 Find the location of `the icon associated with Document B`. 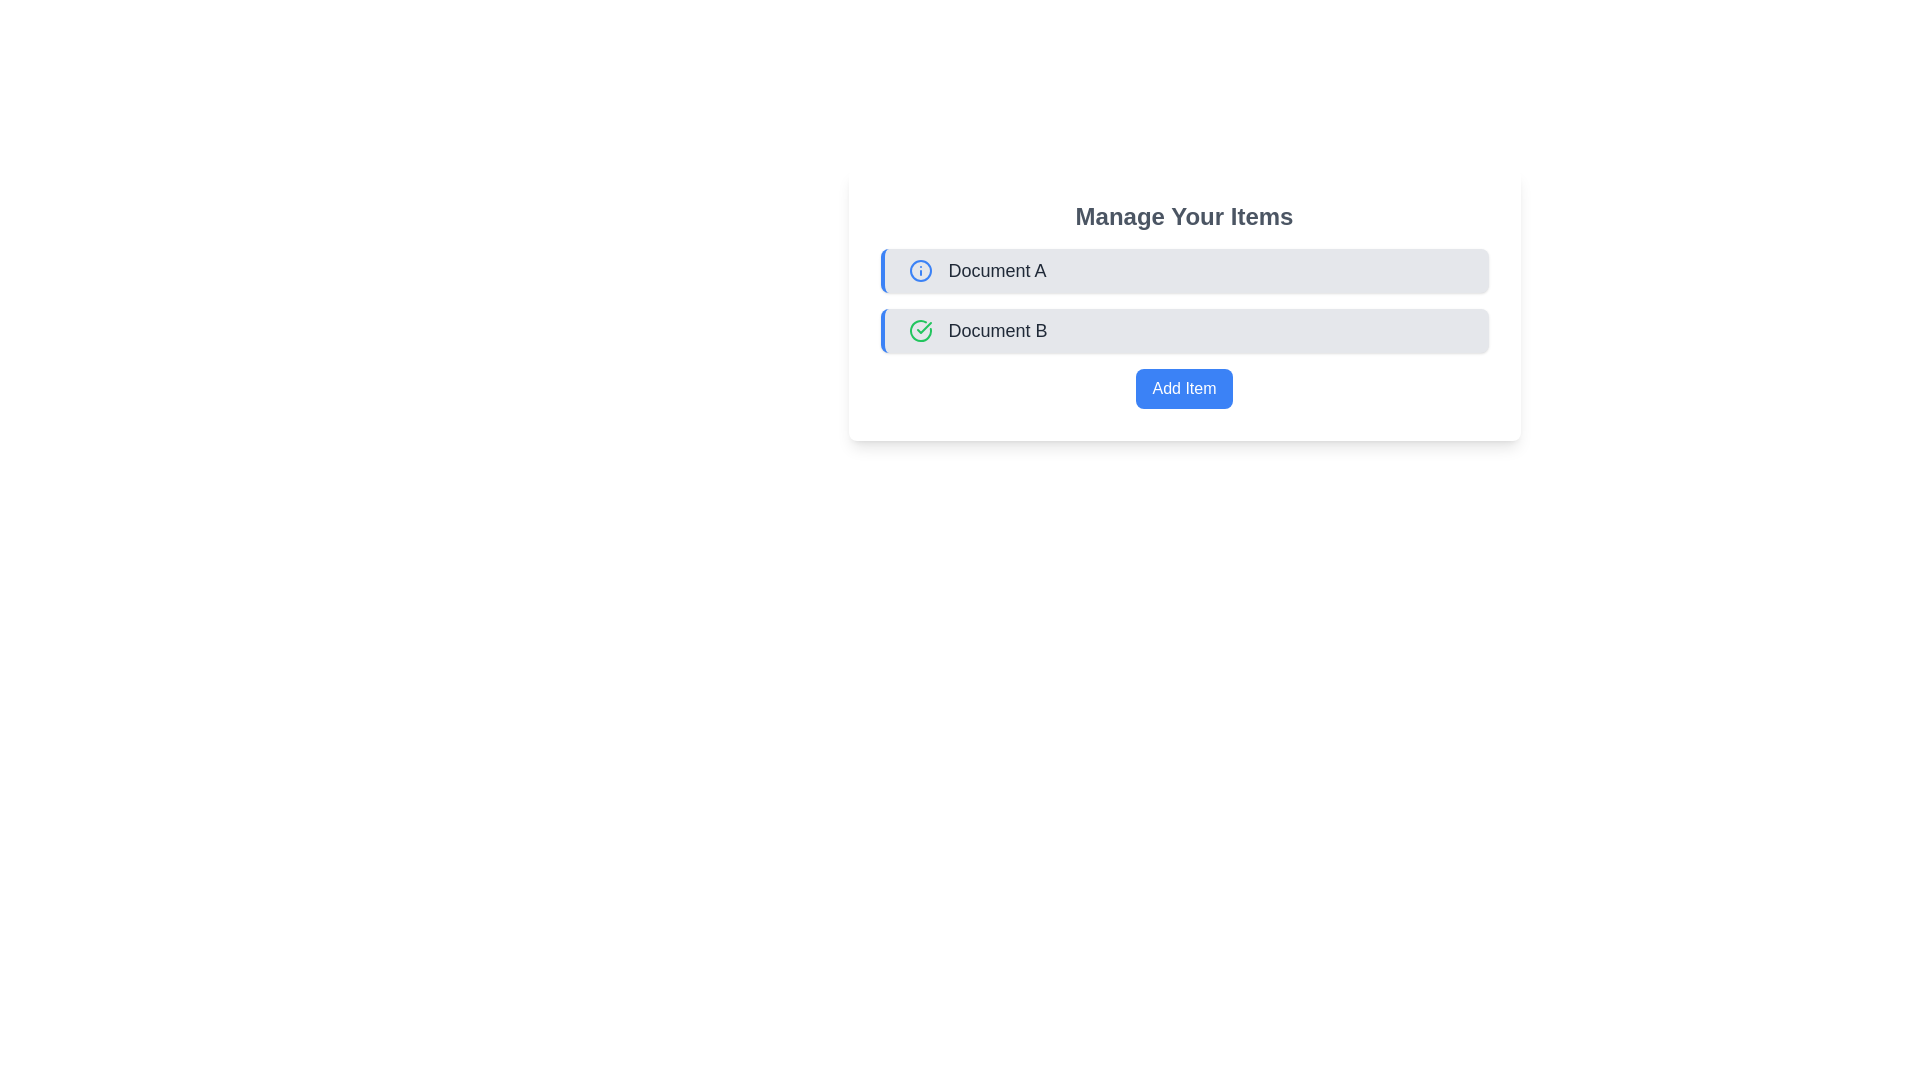

the icon associated with Document B is located at coordinates (919, 330).